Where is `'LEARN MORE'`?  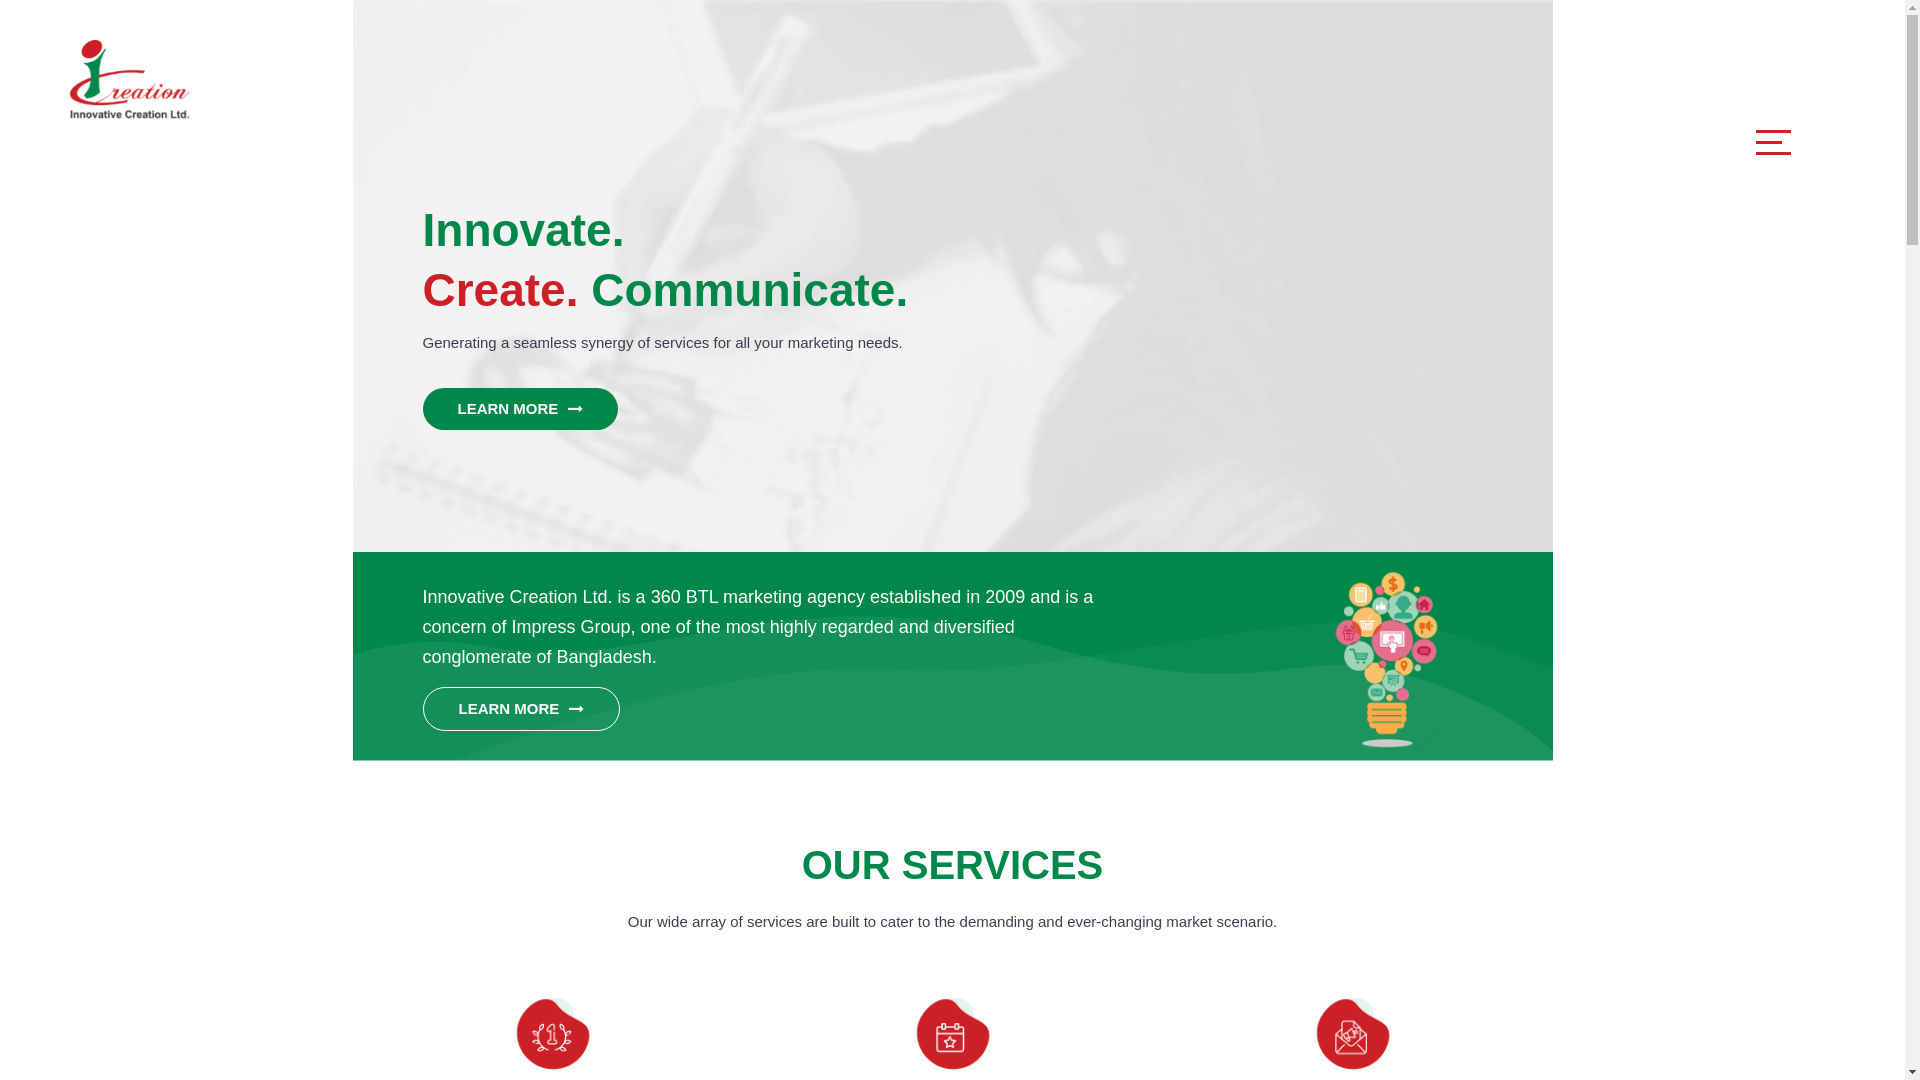 'LEARN MORE' is located at coordinates (519, 407).